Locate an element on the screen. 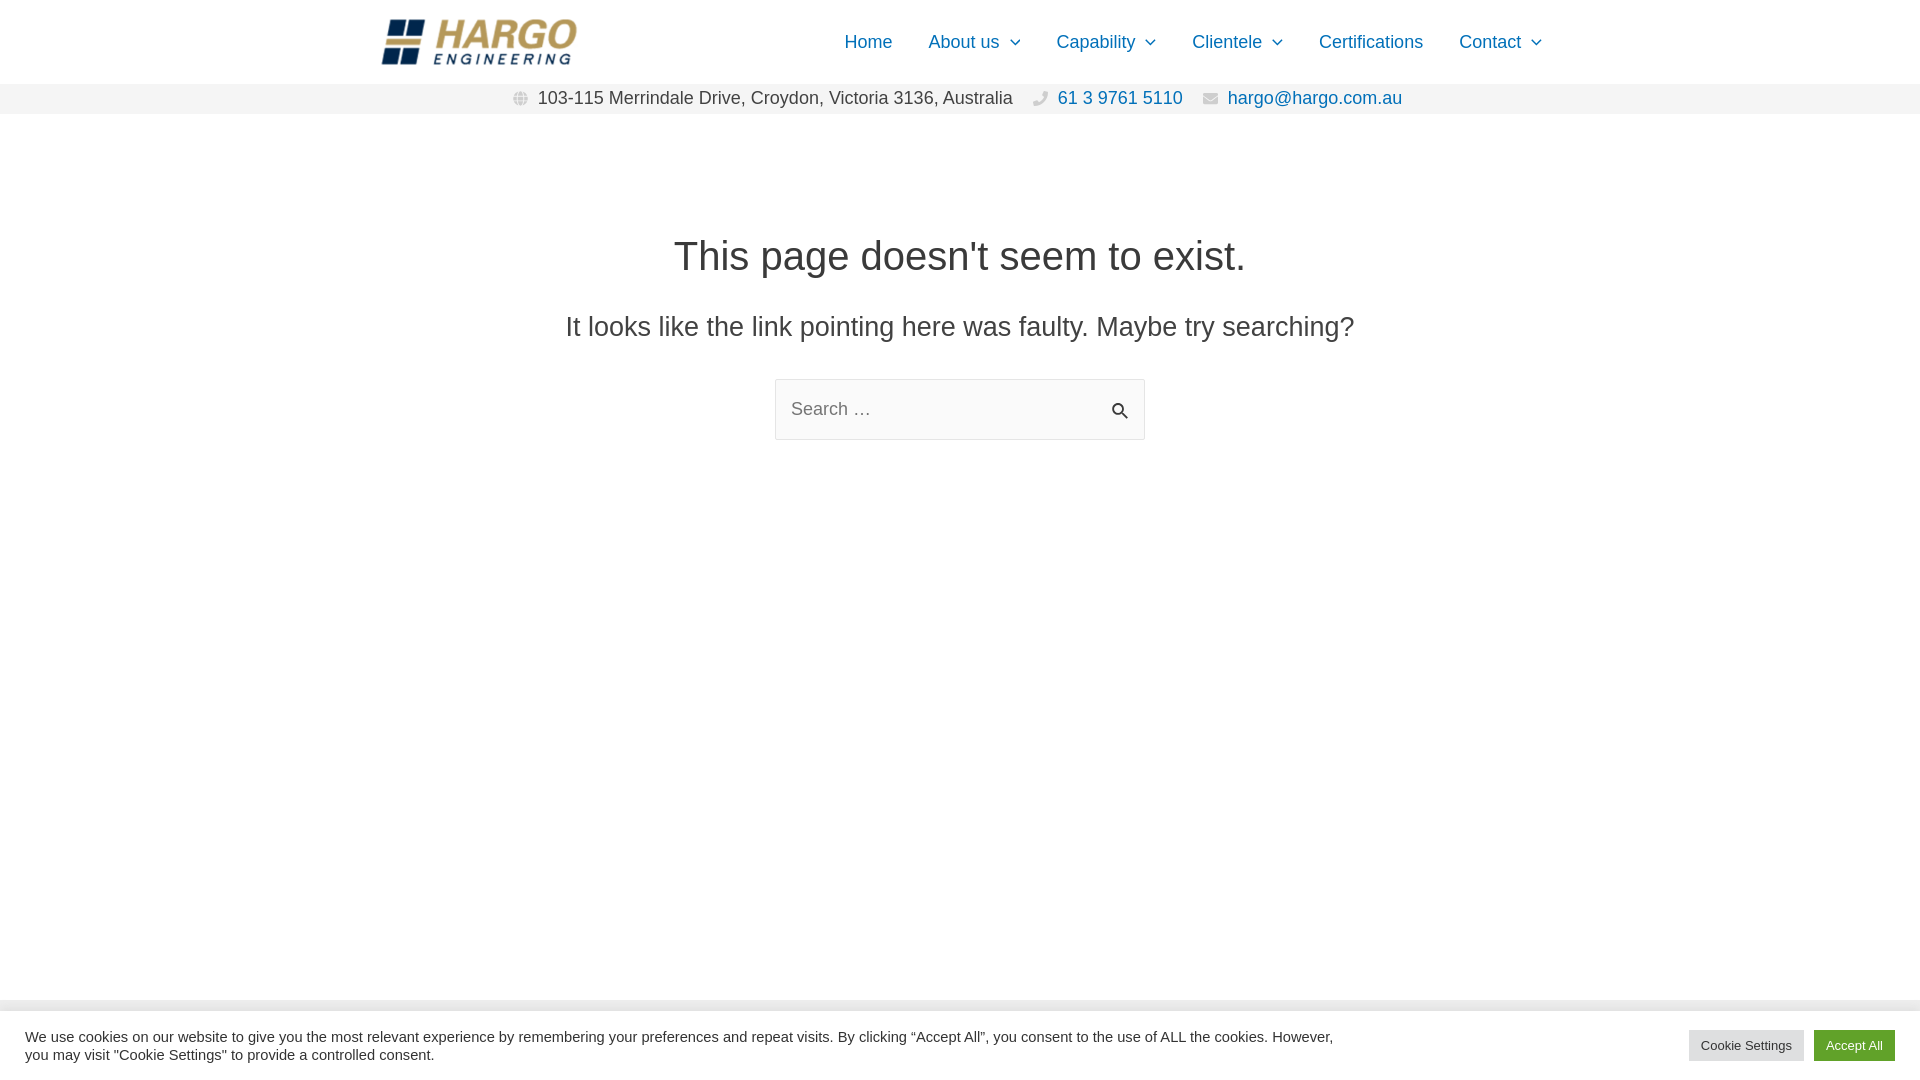  'Search' is located at coordinates (1122, 401).